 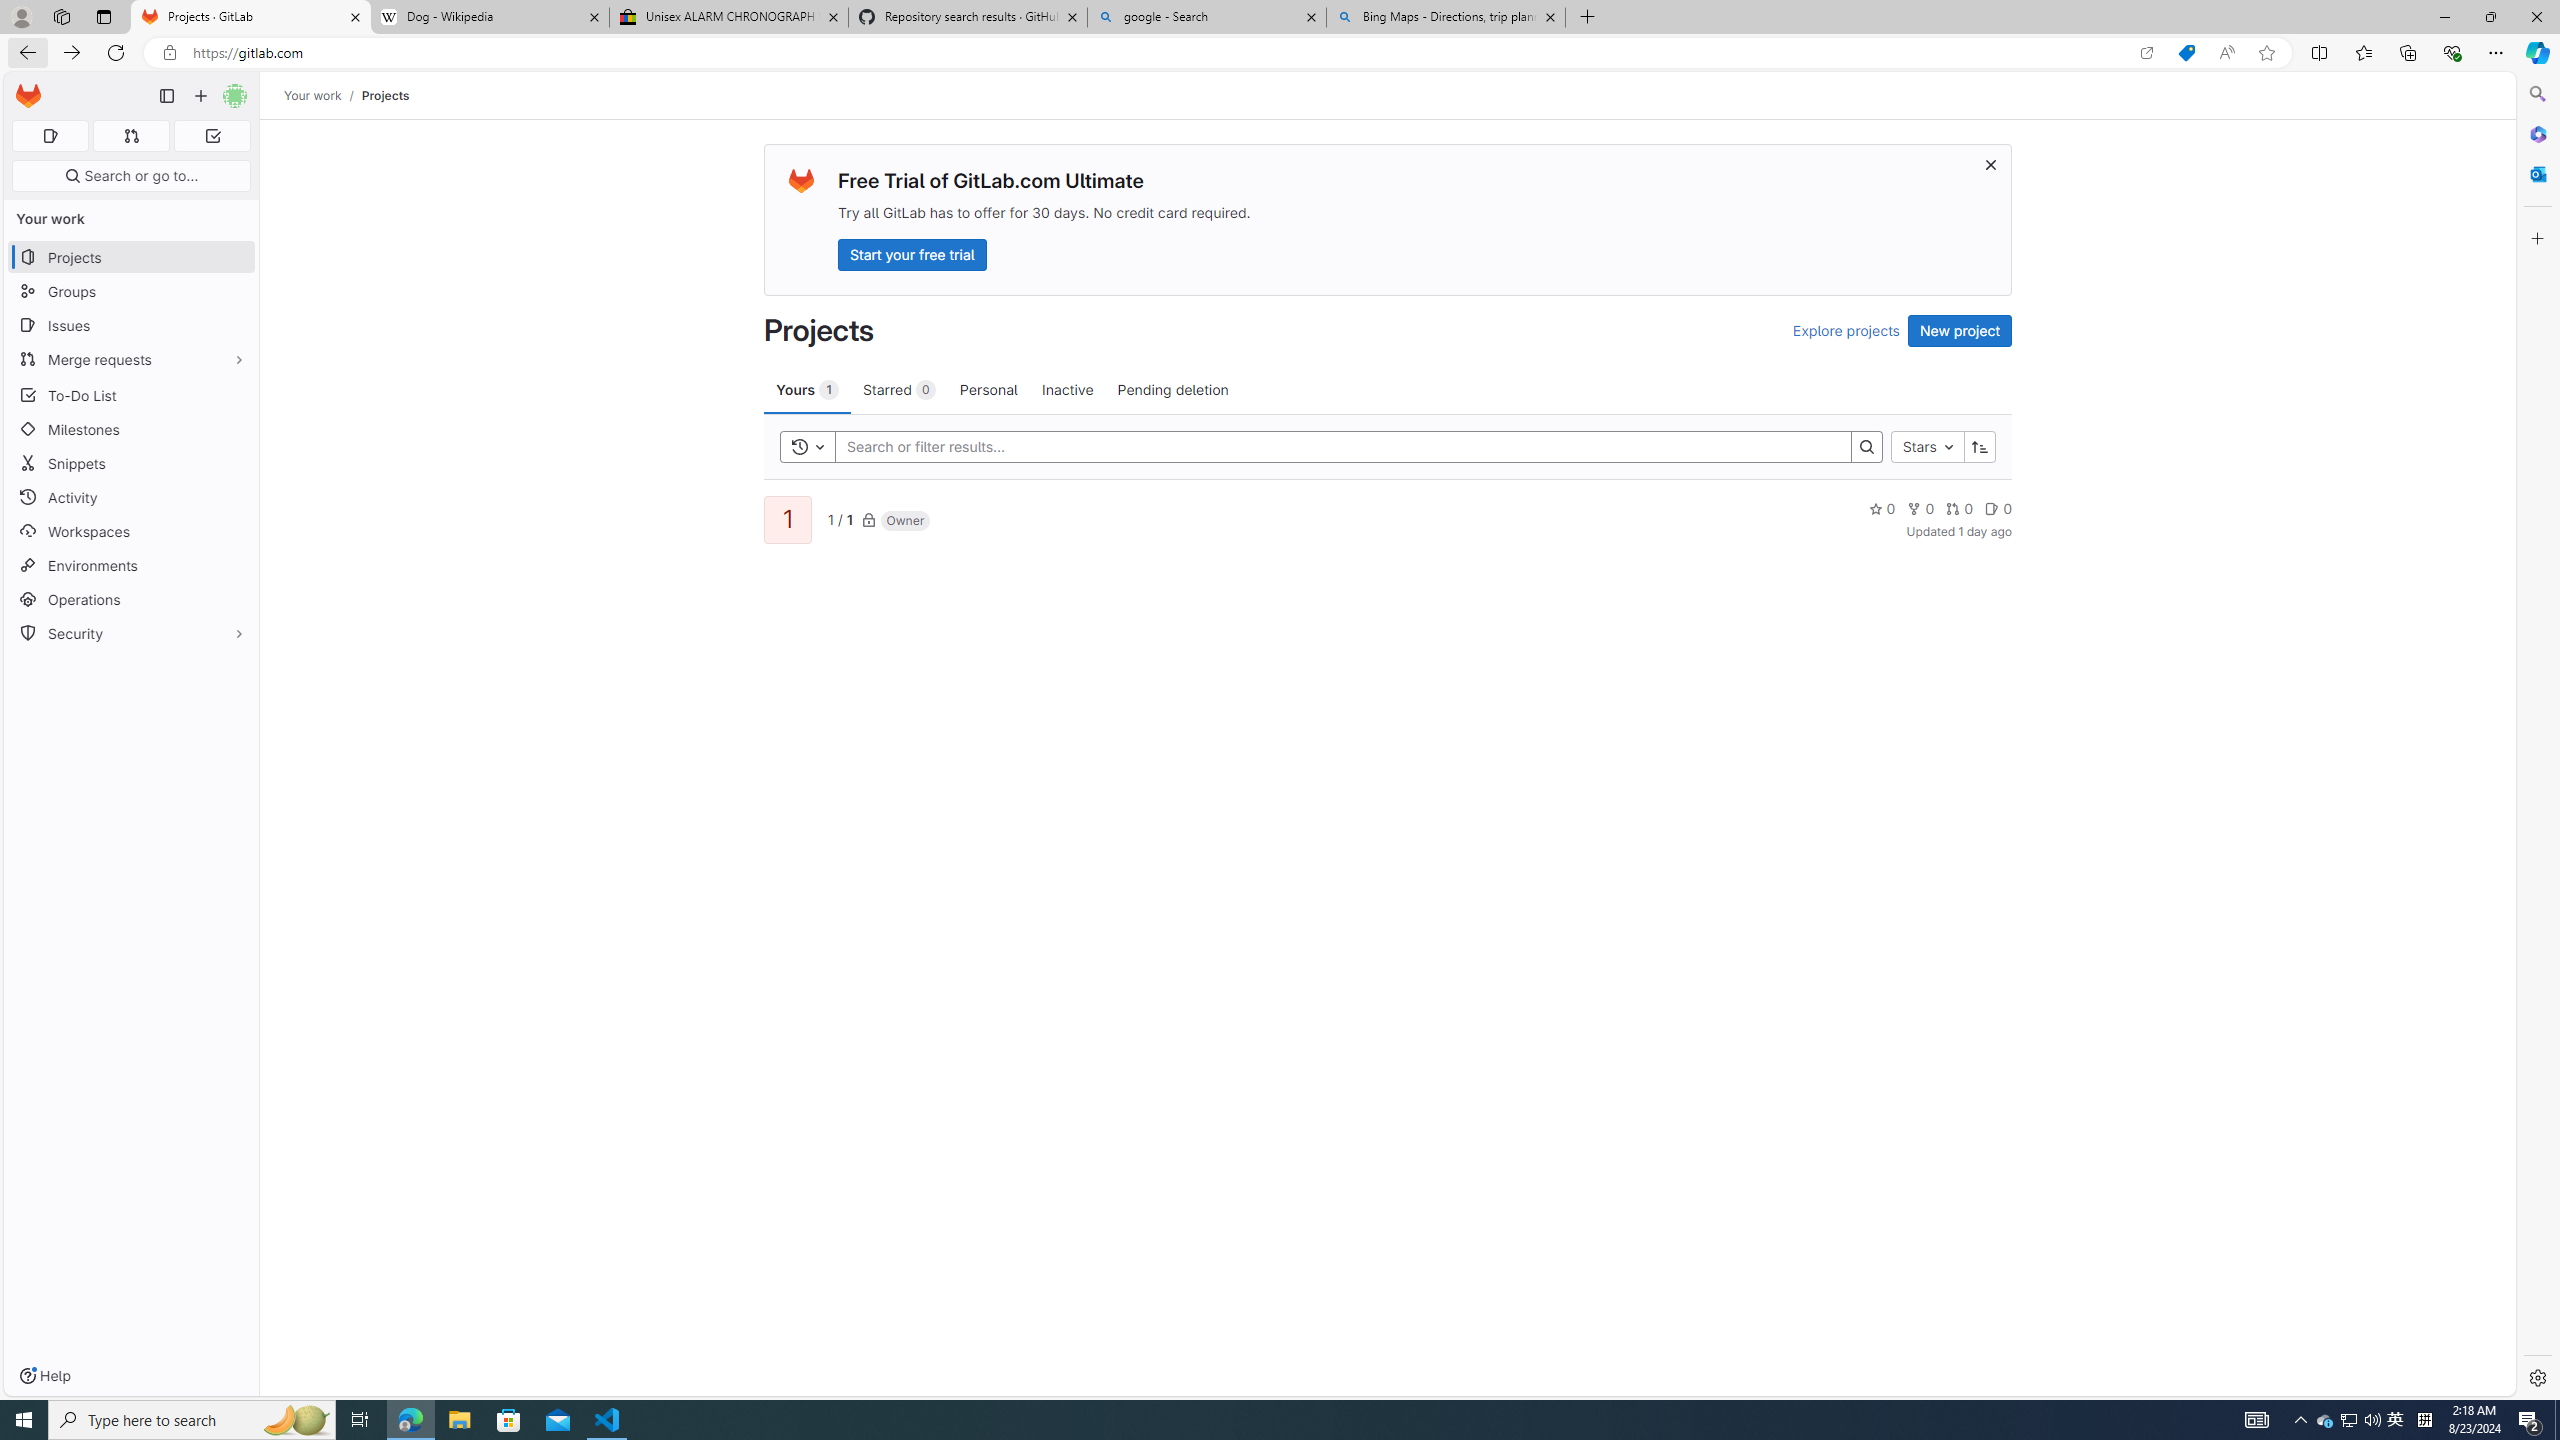 I want to click on 'Toggle history', so click(x=807, y=447).